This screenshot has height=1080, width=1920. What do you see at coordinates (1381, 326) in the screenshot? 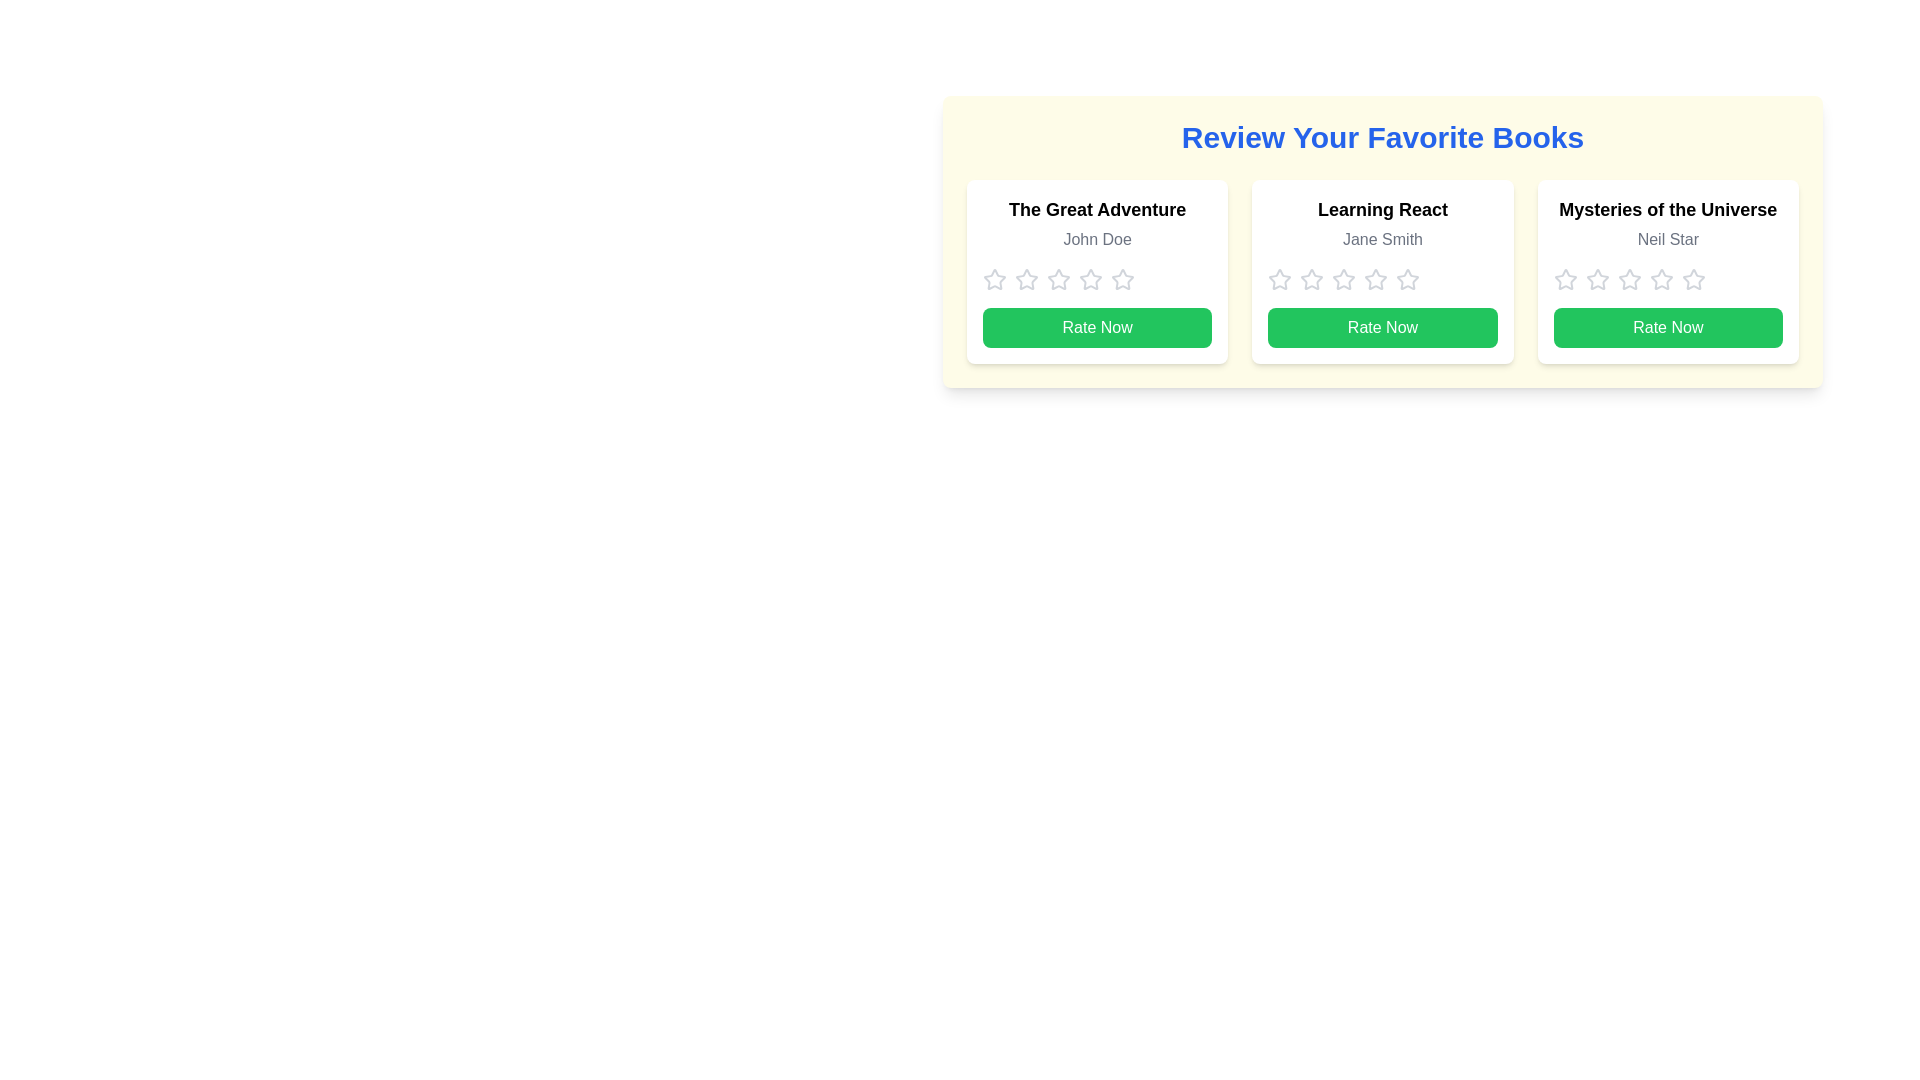
I see `the 'Rate Now' button with rounded corners and a vivid green background` at bounding box center [1381, 326].